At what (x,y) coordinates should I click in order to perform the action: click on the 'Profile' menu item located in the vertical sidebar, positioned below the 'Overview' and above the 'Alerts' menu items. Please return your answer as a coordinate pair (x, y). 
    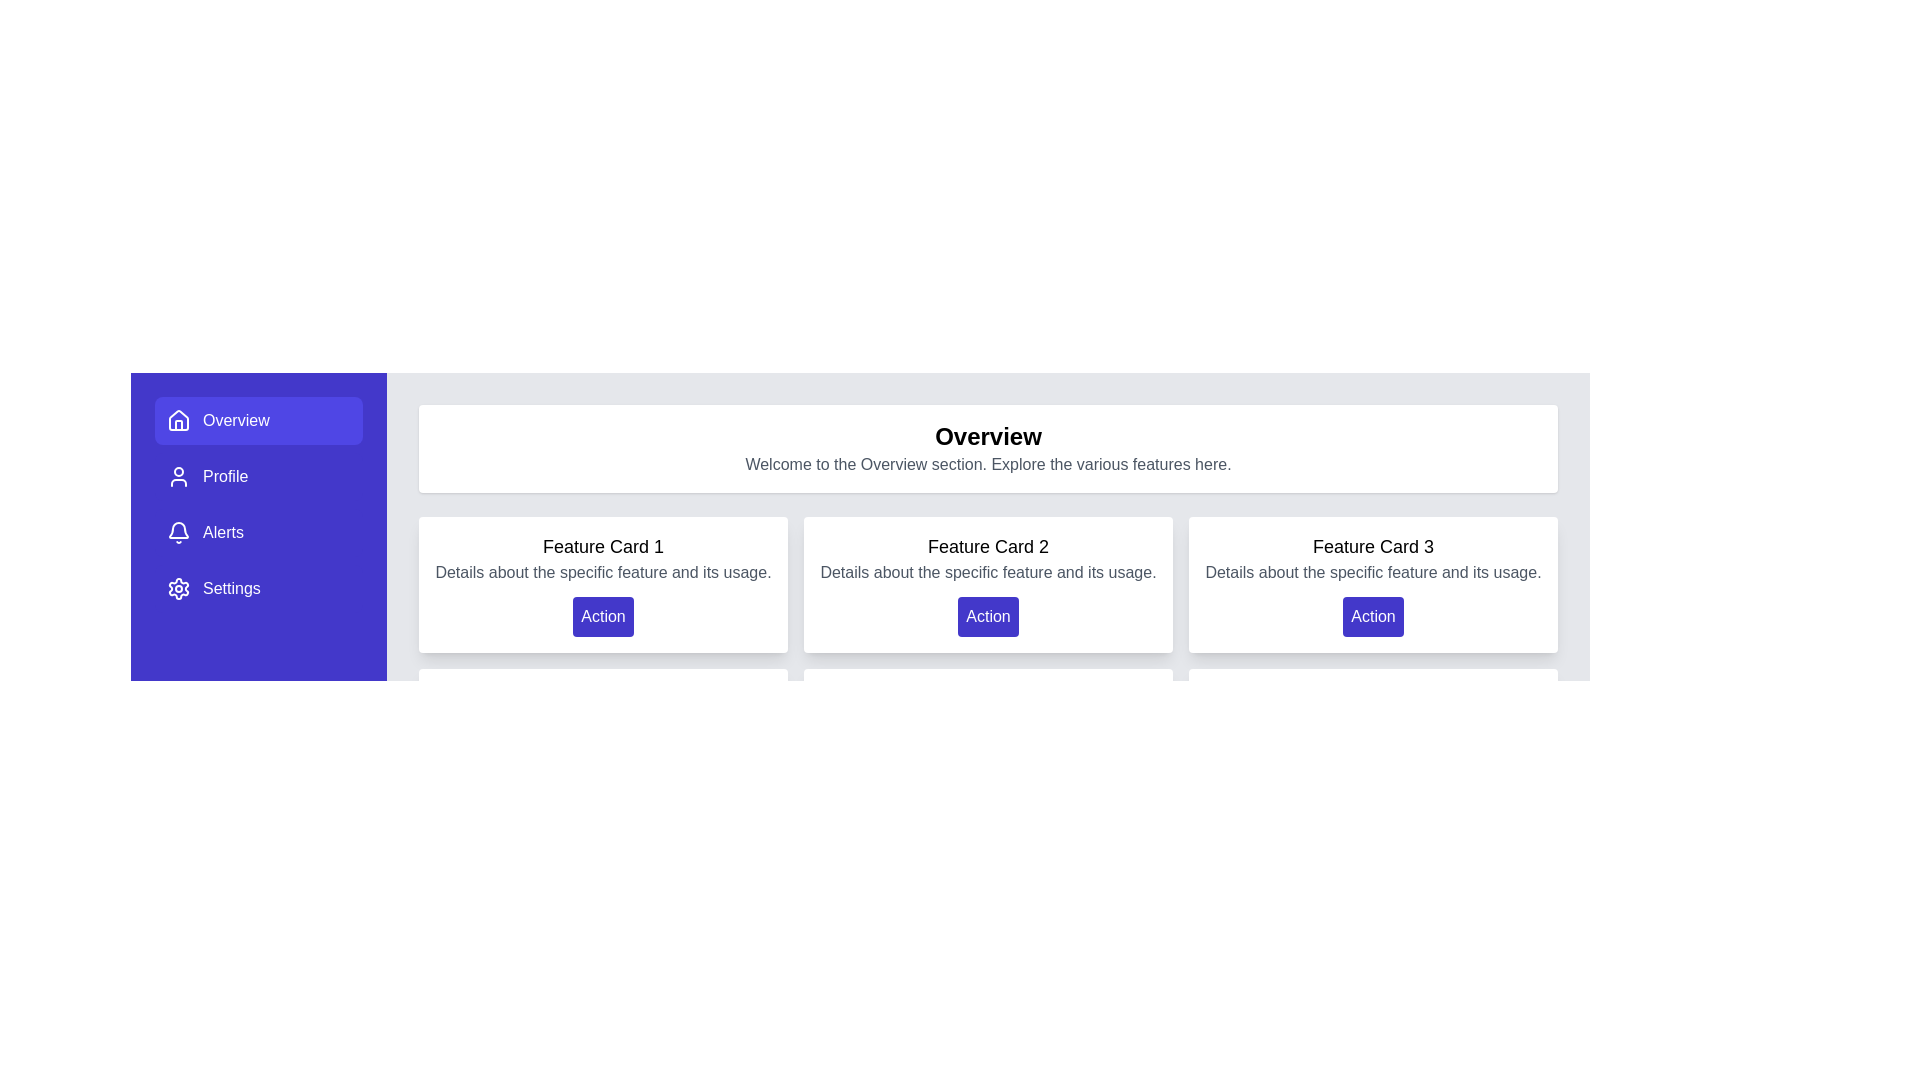
    Looking at the image, I should click on (225, 477).